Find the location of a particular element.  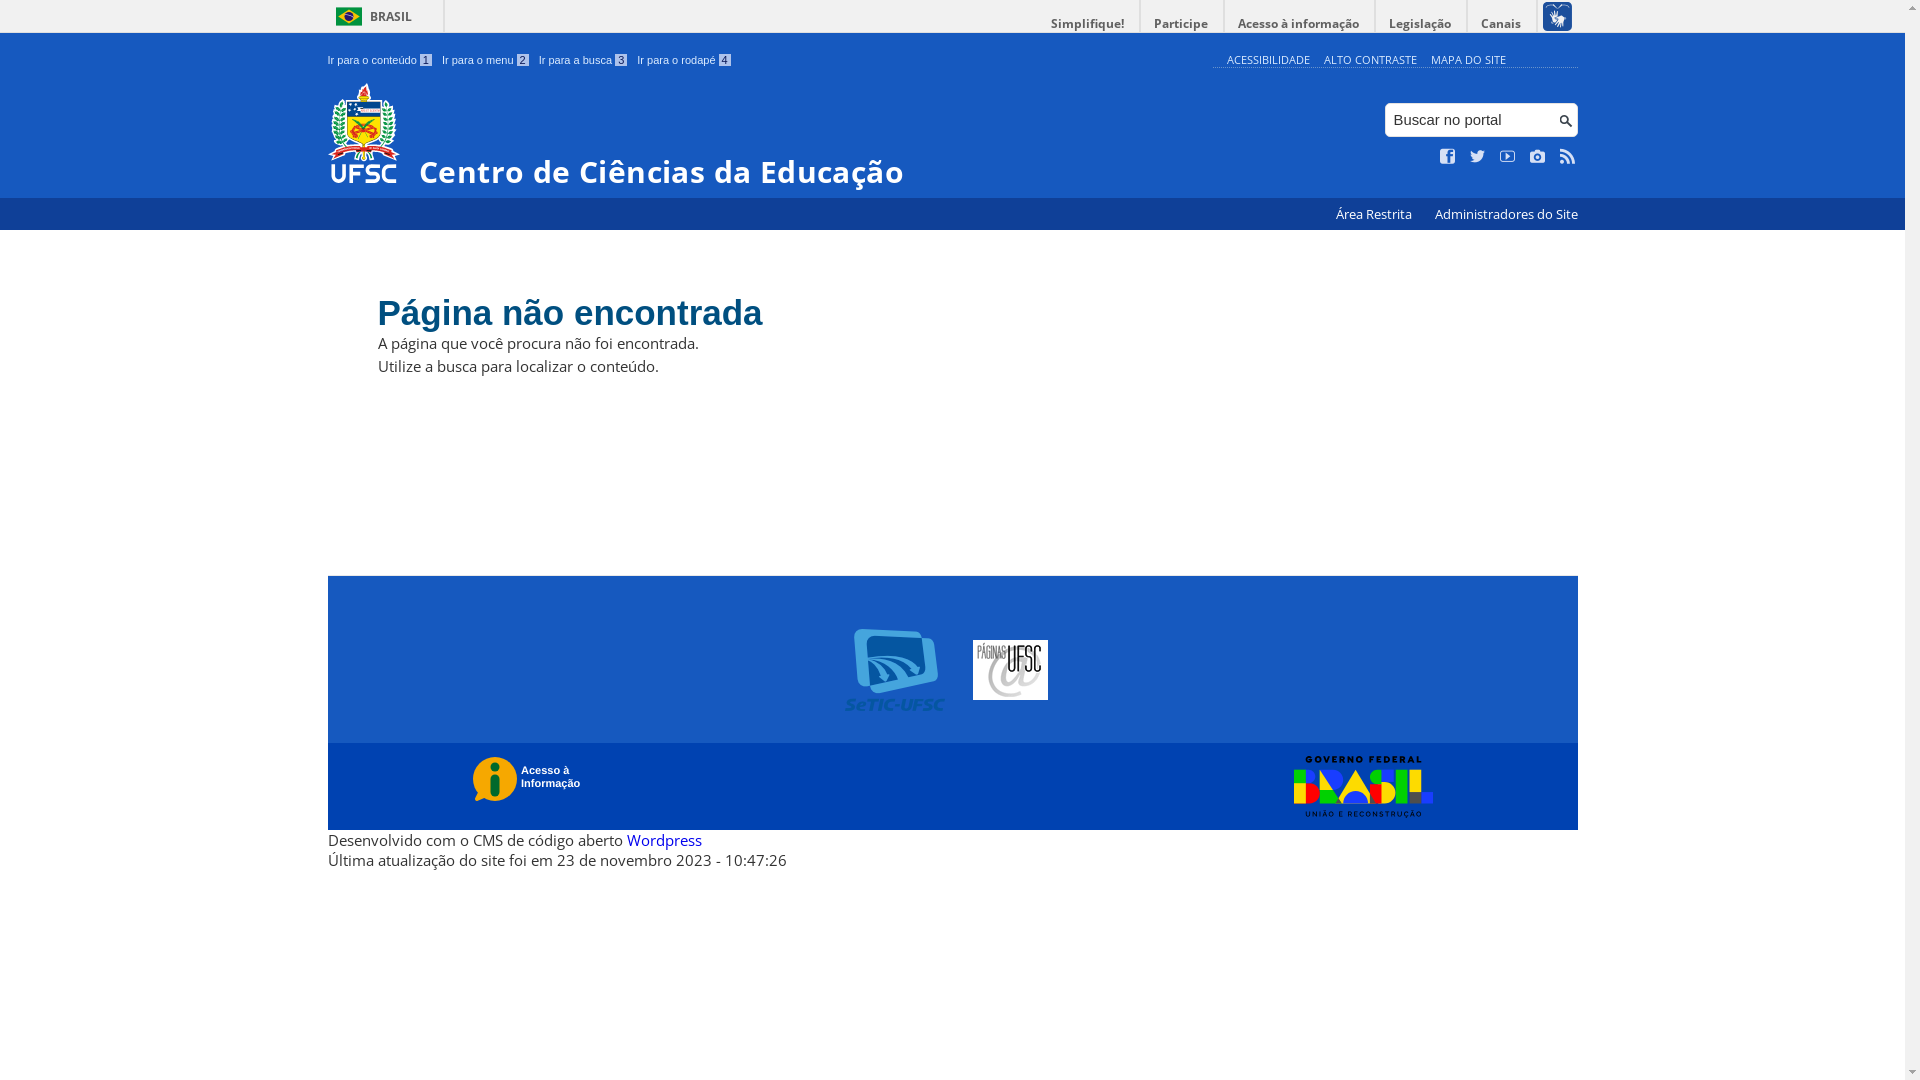

'ACESSIBILIDADE' is located at coordinates (1266, 58).